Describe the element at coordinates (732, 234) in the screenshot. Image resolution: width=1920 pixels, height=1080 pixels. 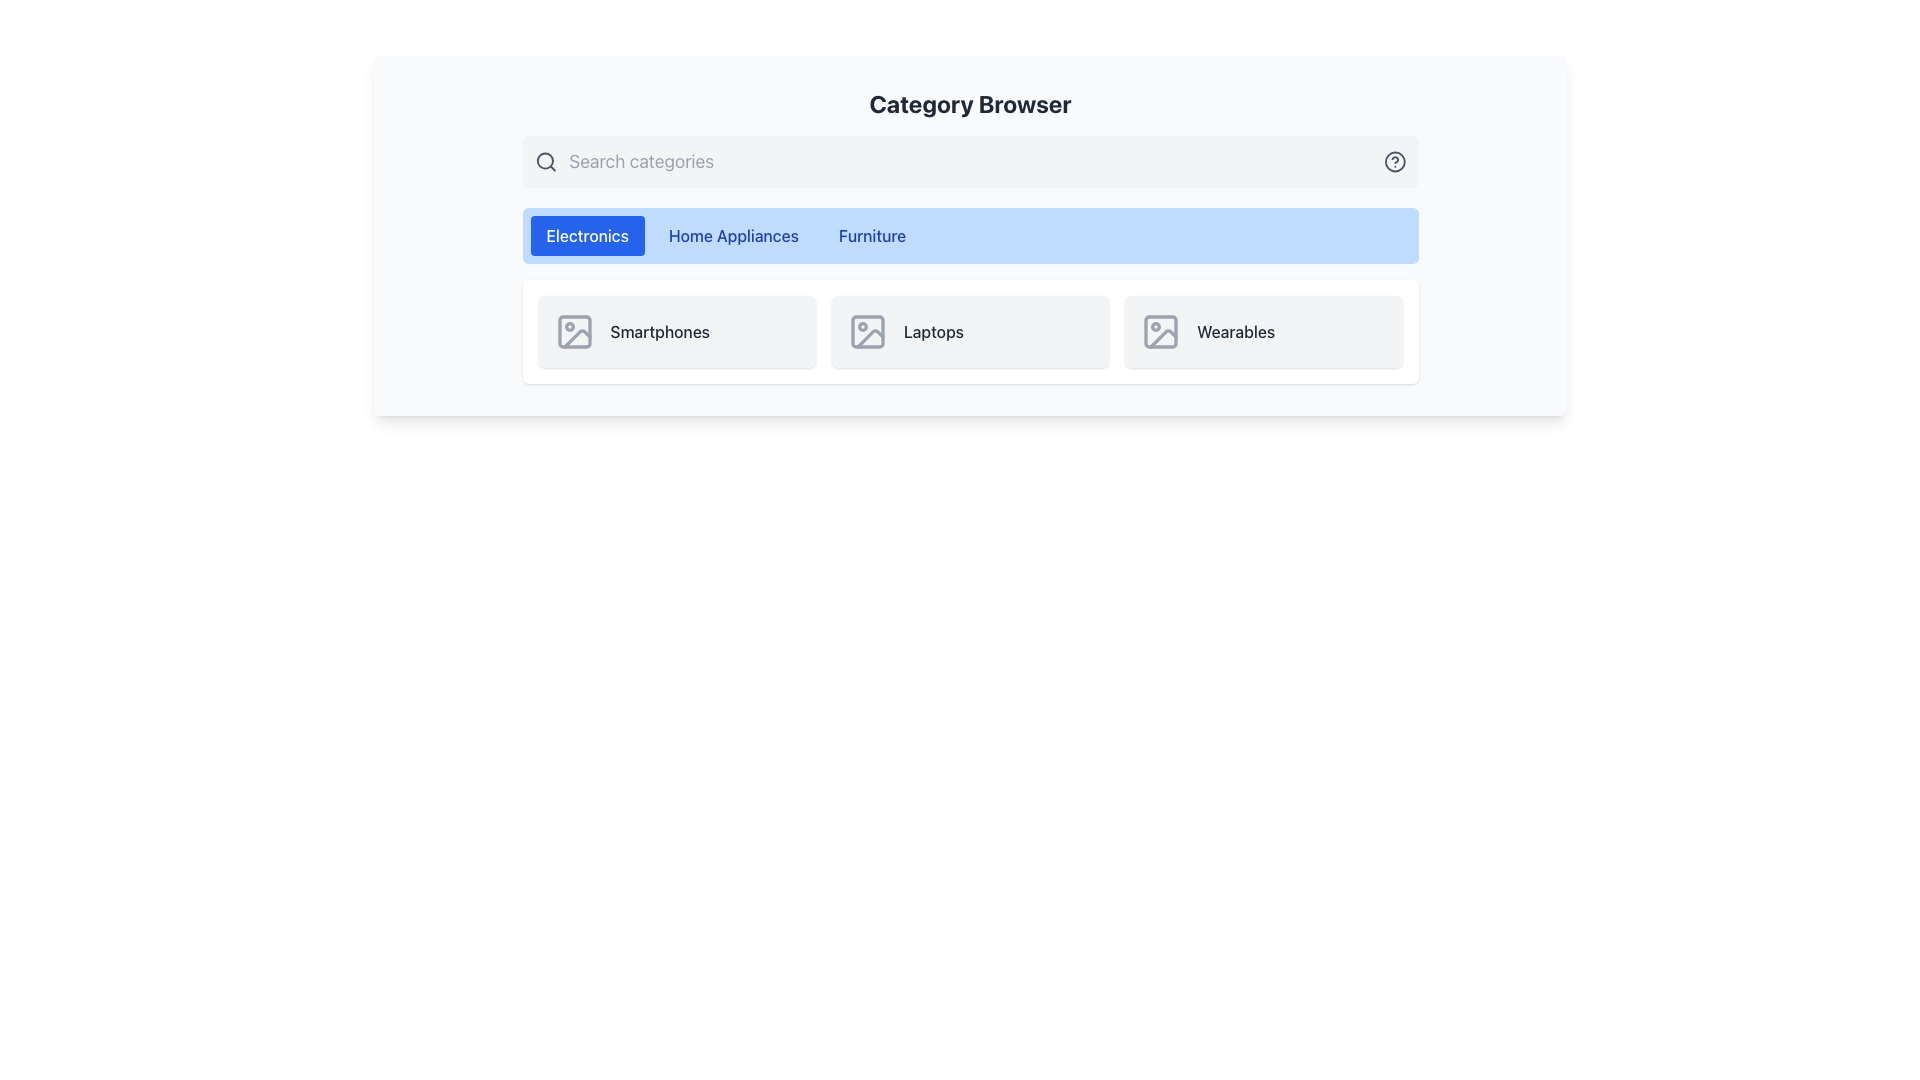
I see `the 'Home Appliances' tab button, which is styled with a blue font on a light background and is the second tab among three in the horizontal tab bar` at that location.